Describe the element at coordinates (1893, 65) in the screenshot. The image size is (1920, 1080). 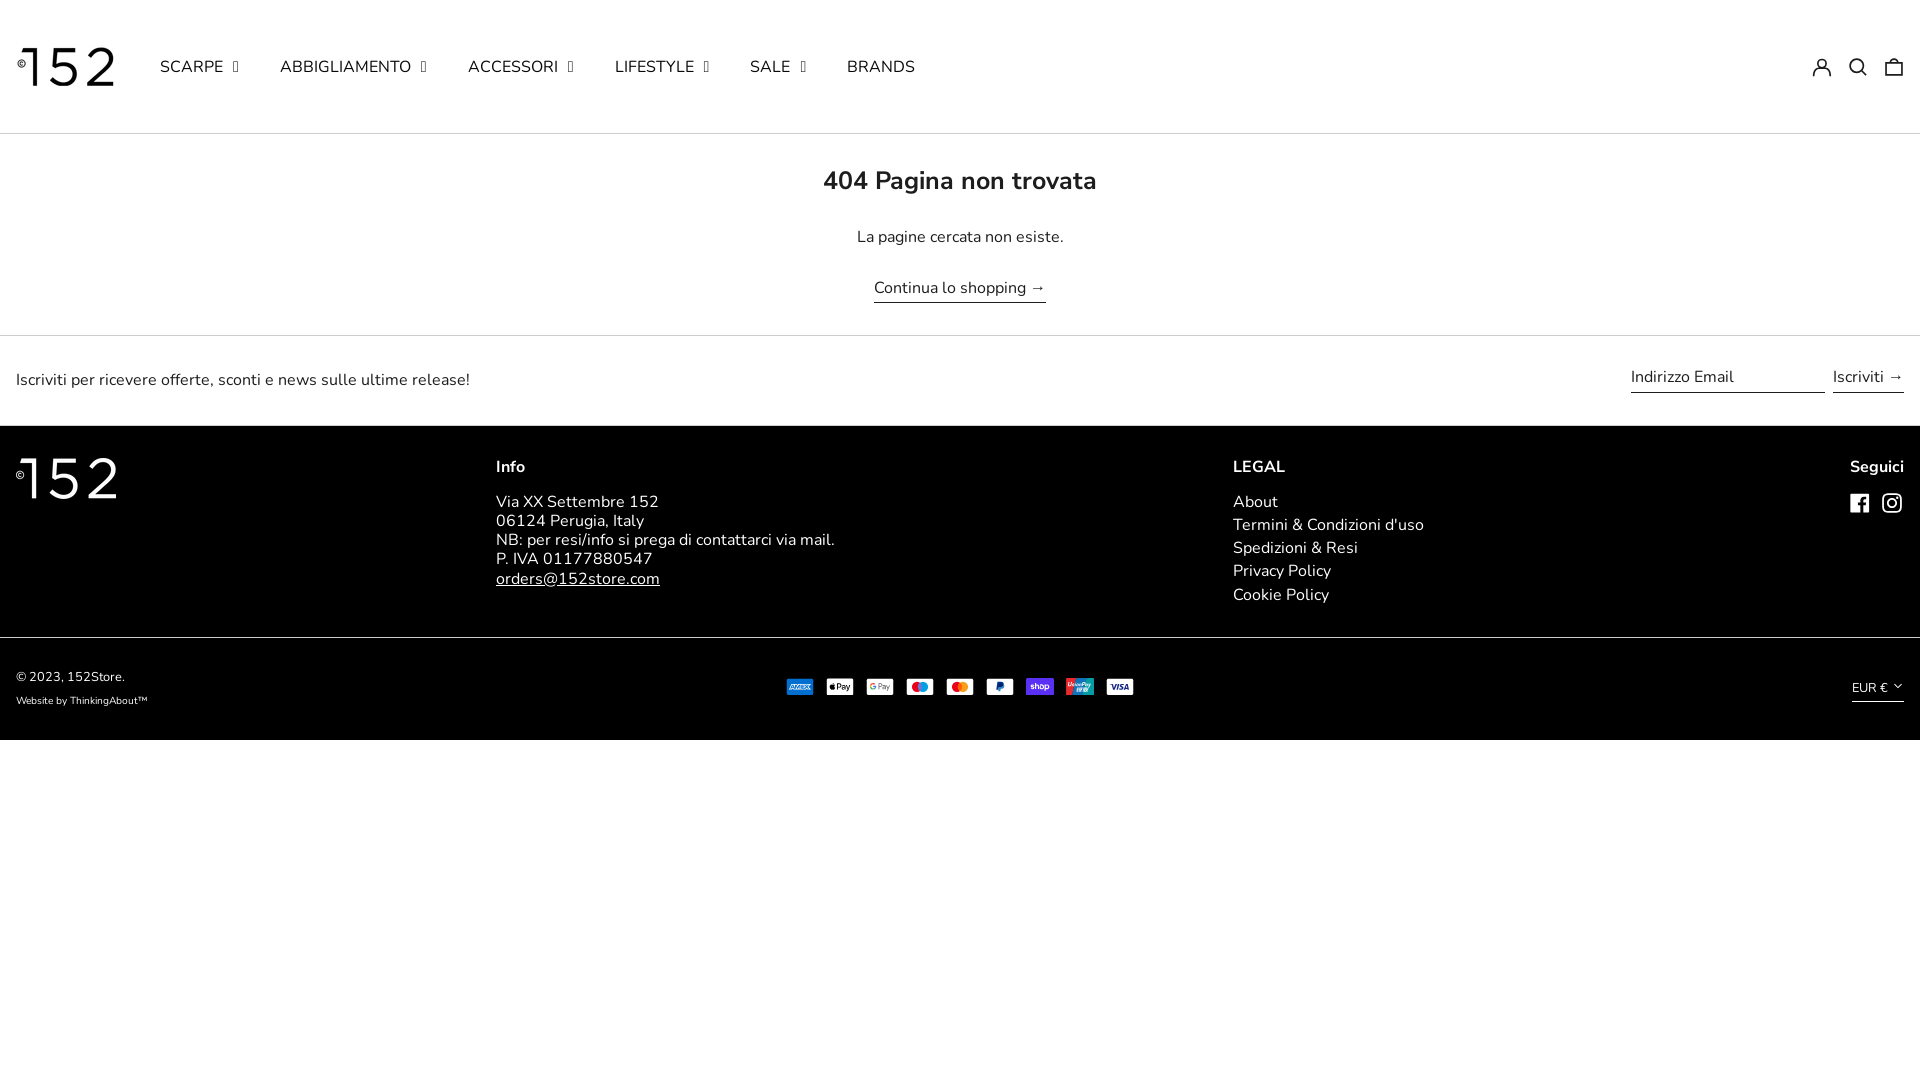
I see `'0 articoli'` at that location.